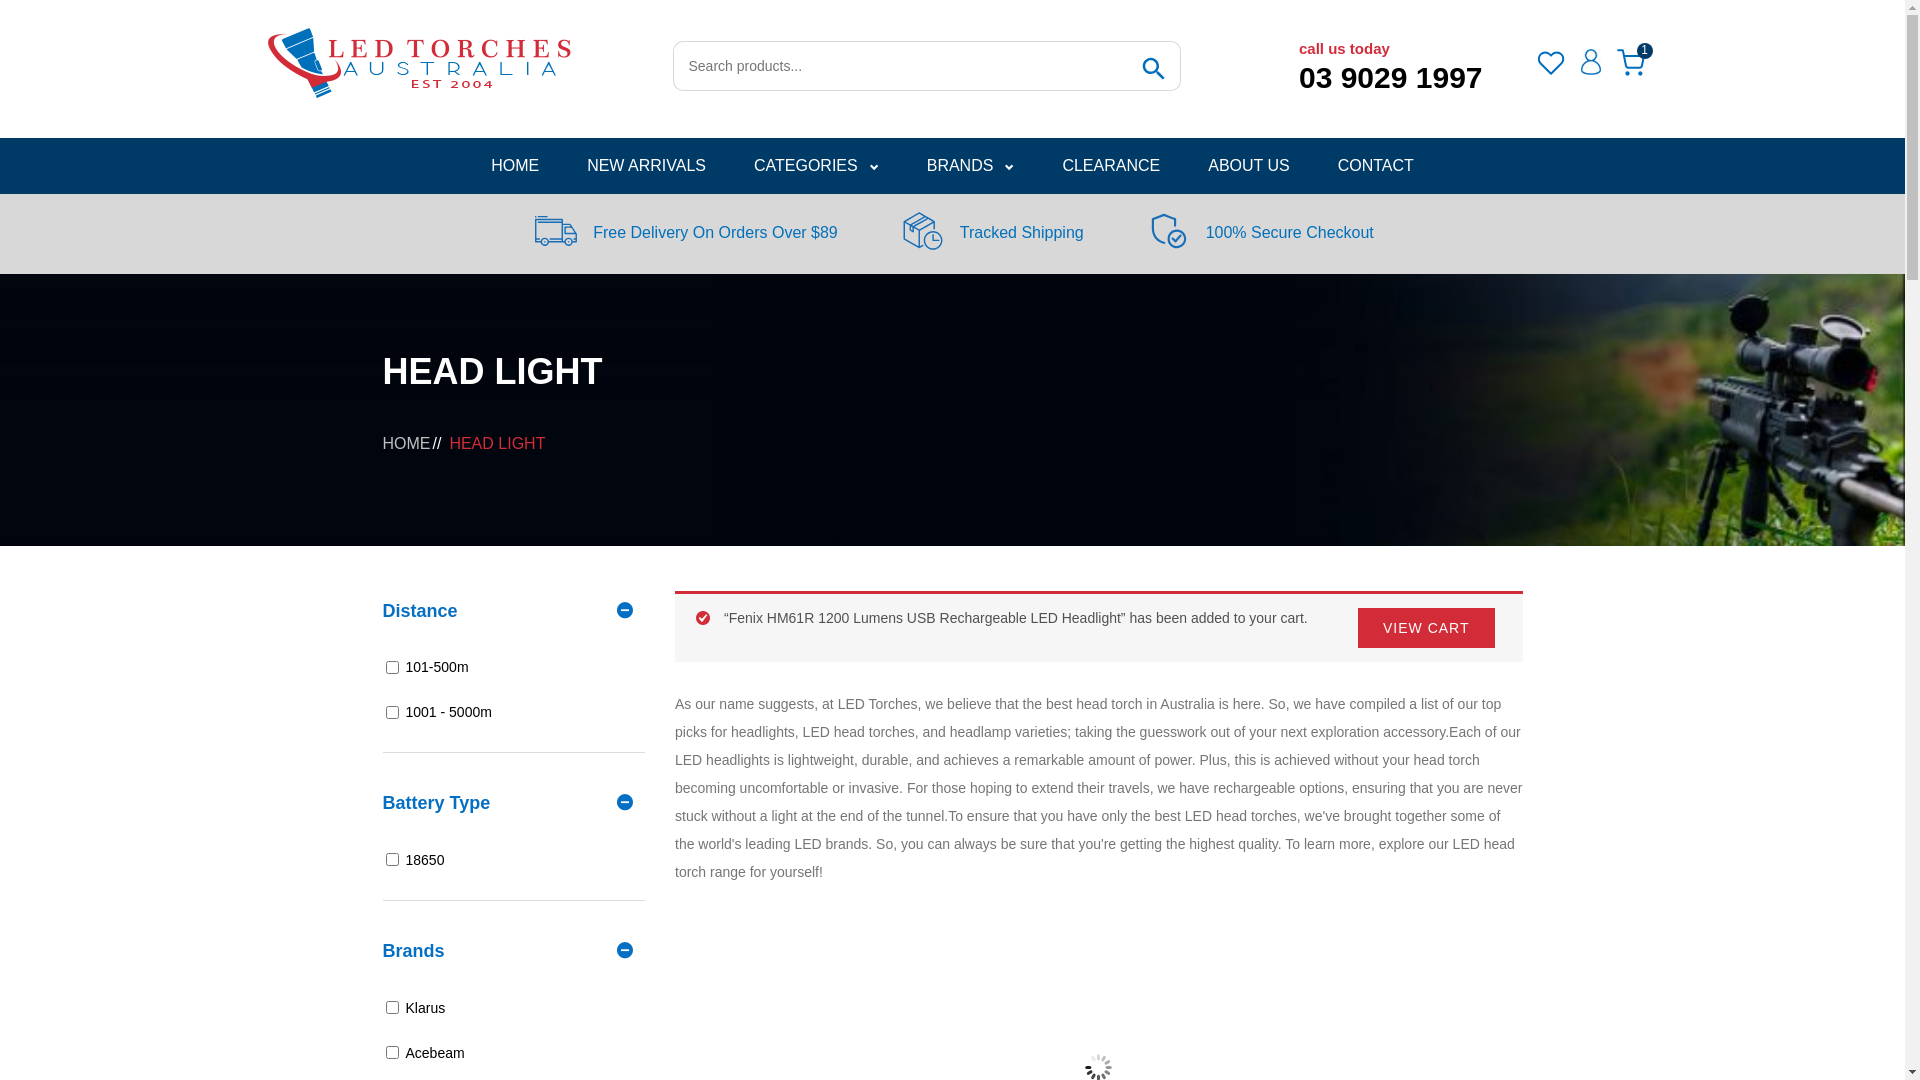 Image resolution: width=1920 pixels, height=1080 pixels. Describe the element at coordinates (1247, 164) in the screenshot. I see `'ABOUT US'` at that location.